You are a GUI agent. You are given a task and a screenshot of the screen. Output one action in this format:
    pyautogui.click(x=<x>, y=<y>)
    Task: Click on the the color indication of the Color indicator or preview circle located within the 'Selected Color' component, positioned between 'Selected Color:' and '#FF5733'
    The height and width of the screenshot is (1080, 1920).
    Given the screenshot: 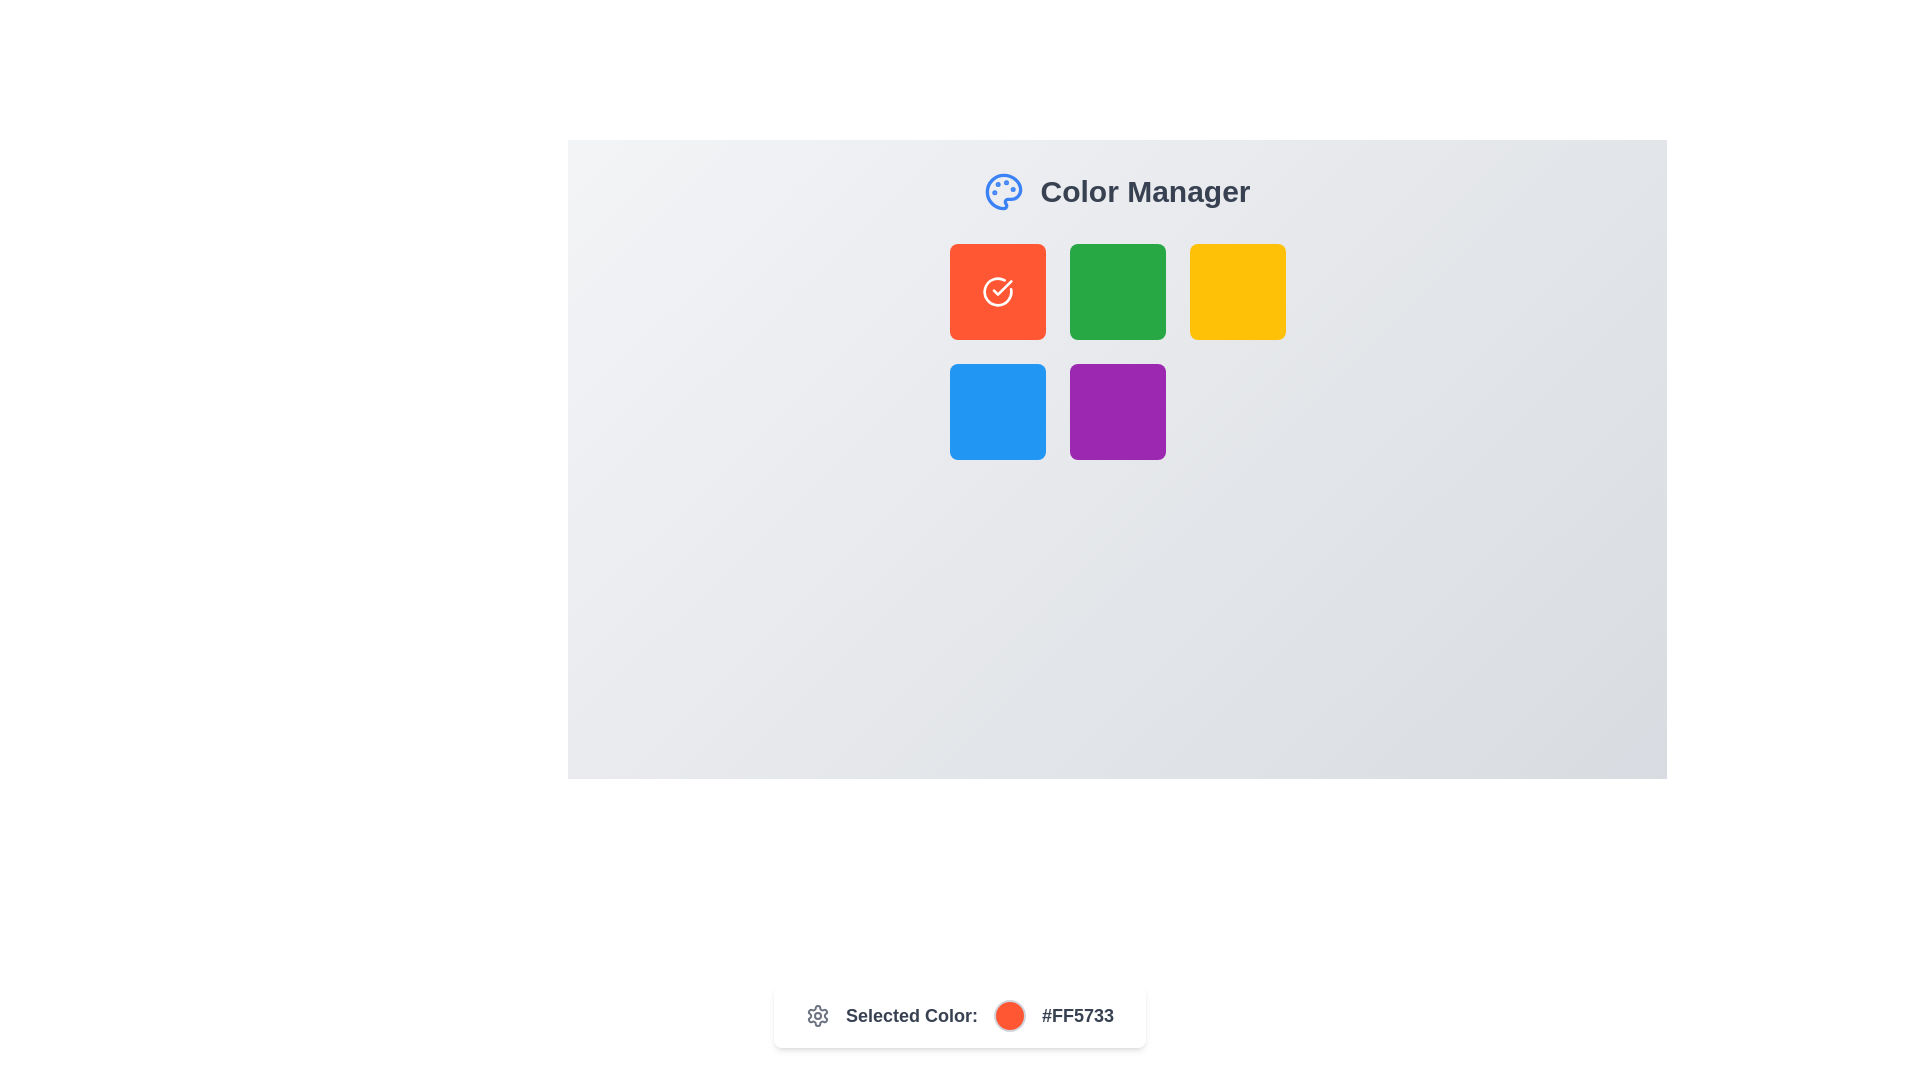 What is the action you would take?
    pyautogui.click(x=1009, y=1015)
    